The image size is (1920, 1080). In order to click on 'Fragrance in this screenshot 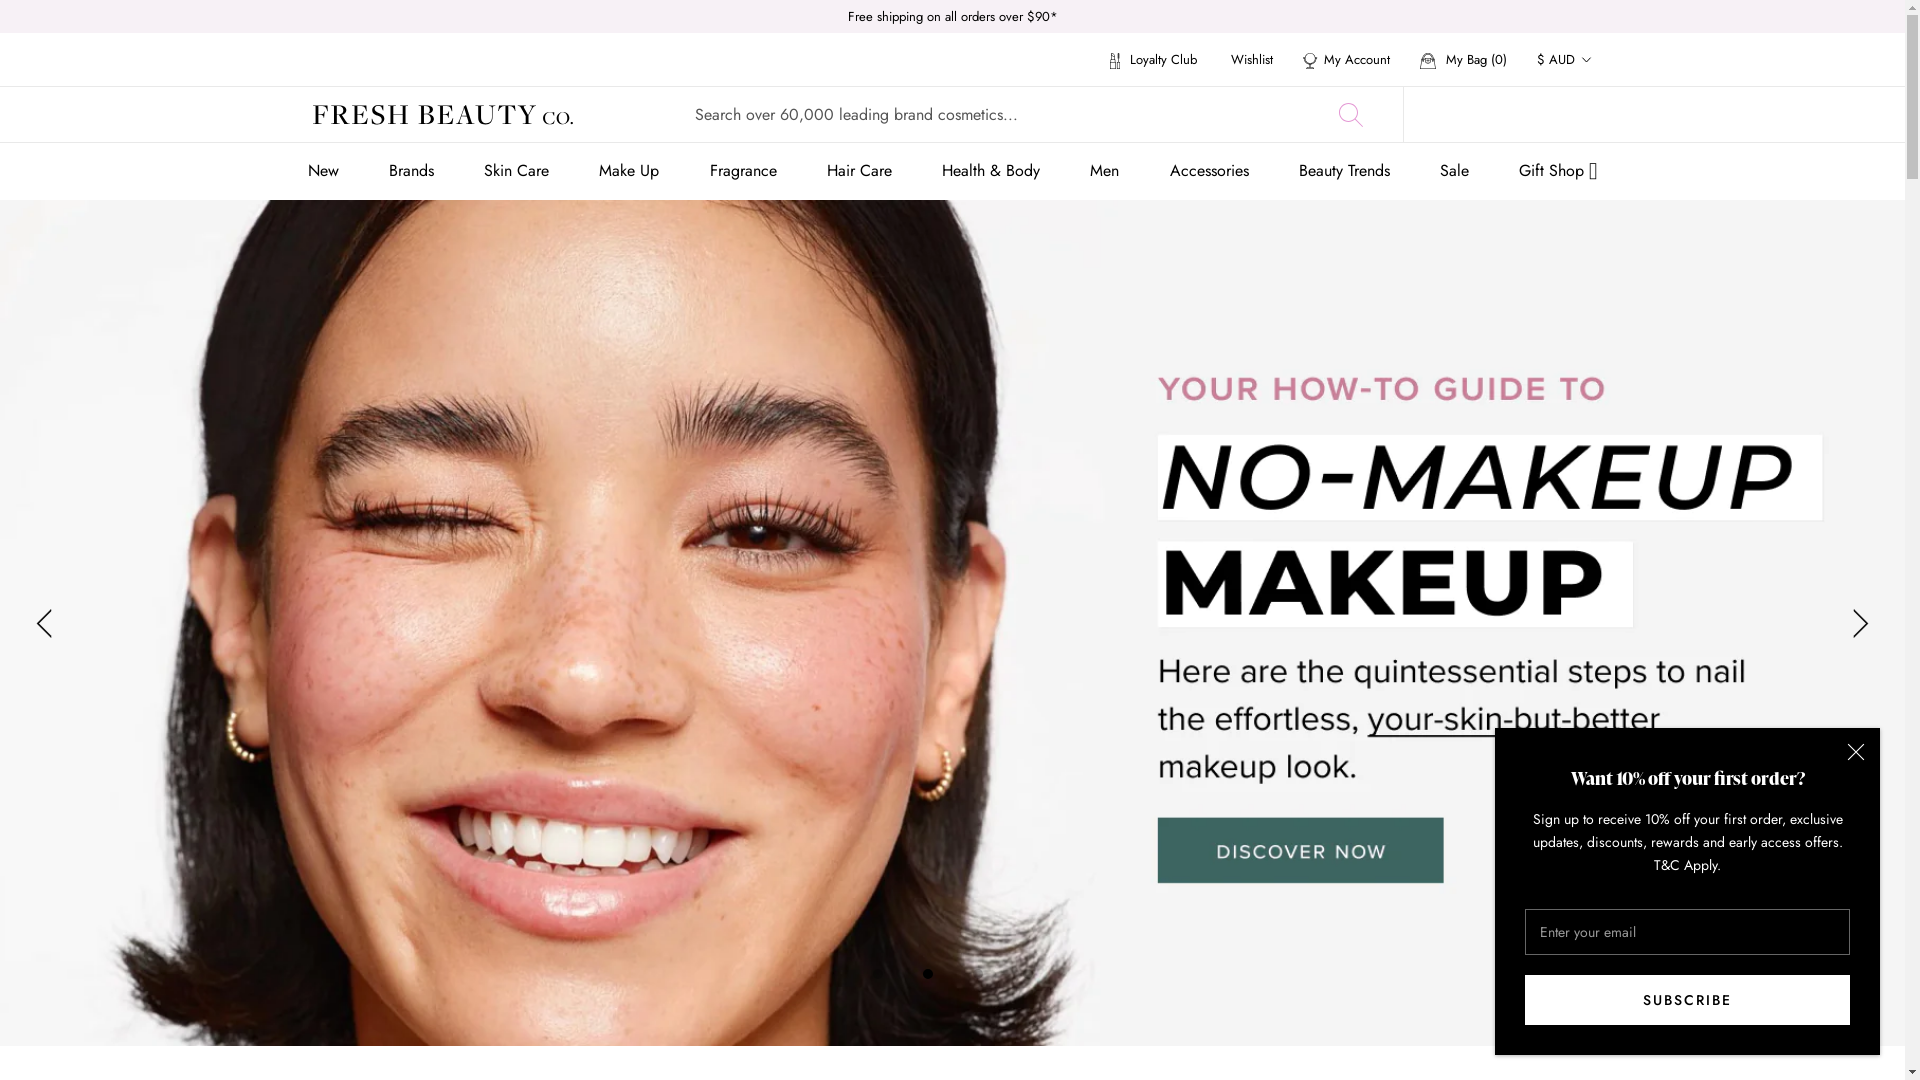, I will do `click(742, 169)`.